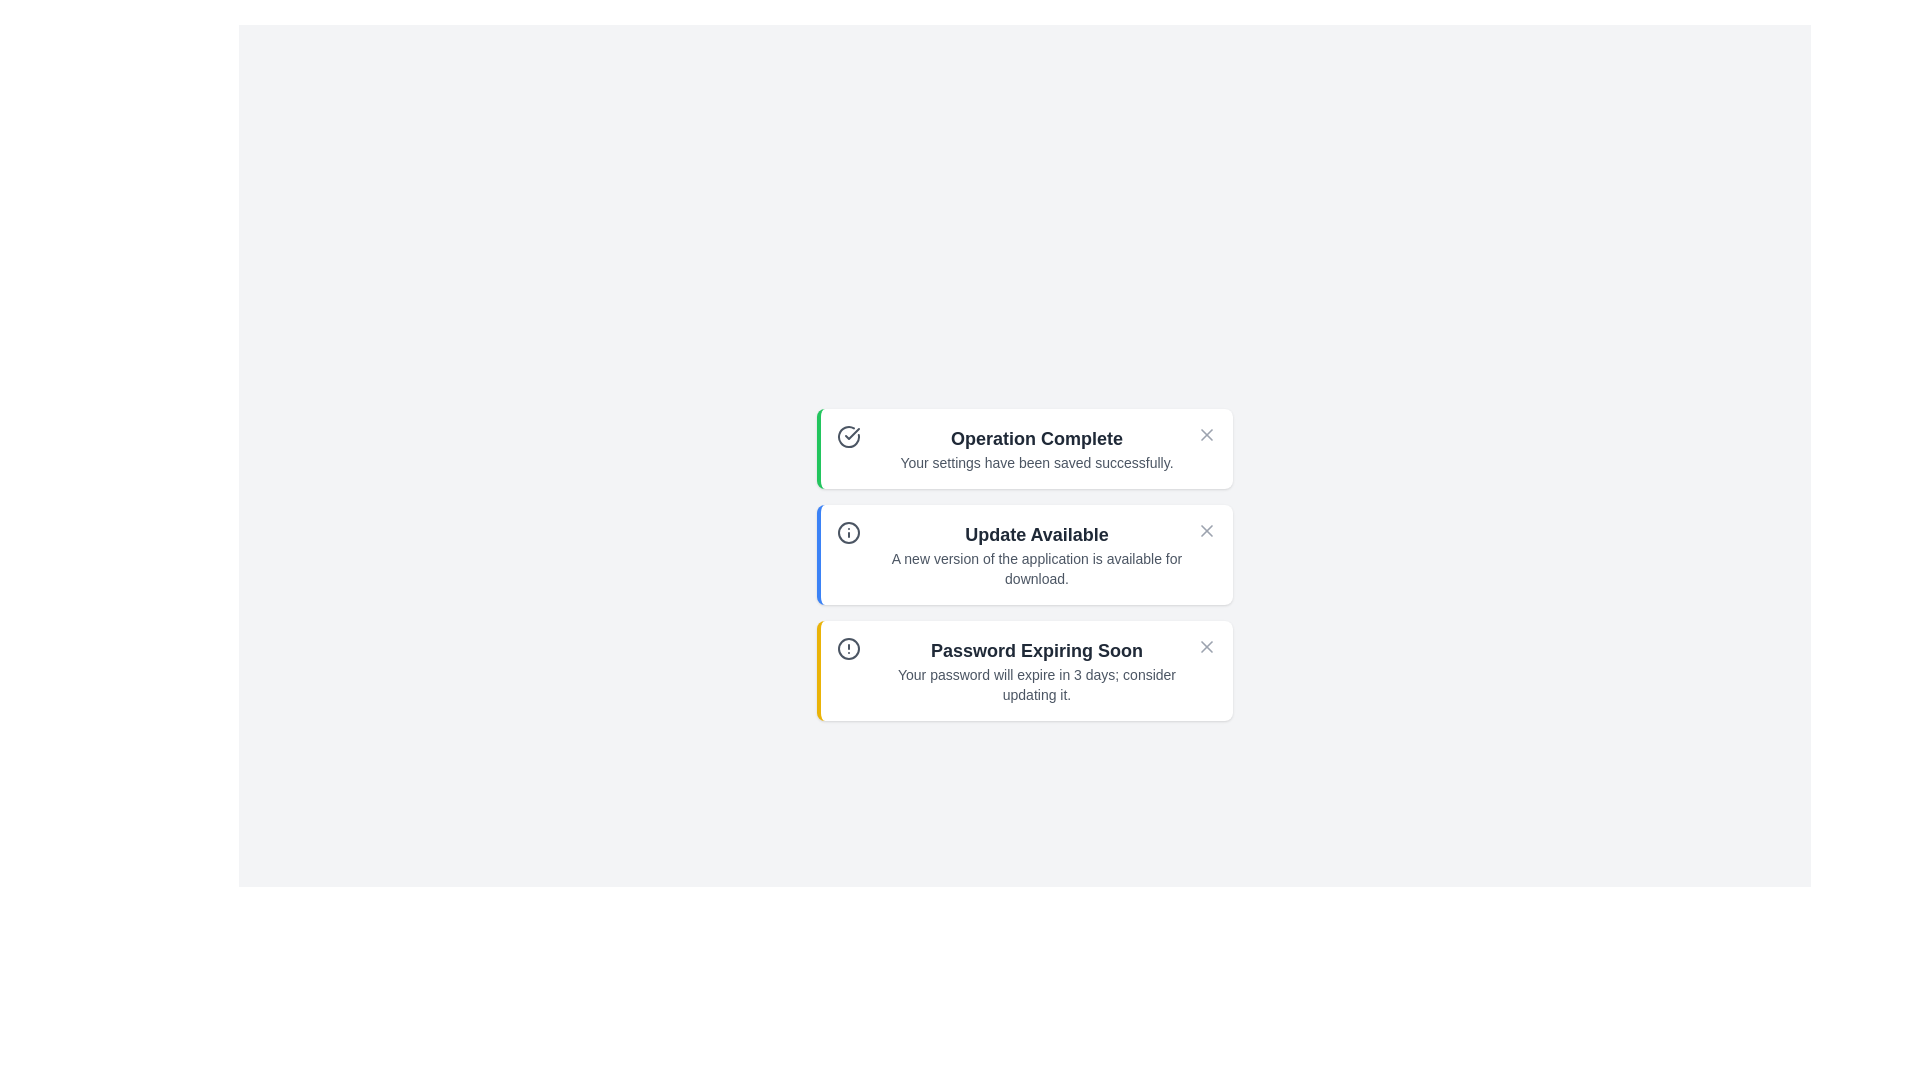  I want to click on the close button located to the right of the 'Operation Complete' notification title, so click(1205, 434).